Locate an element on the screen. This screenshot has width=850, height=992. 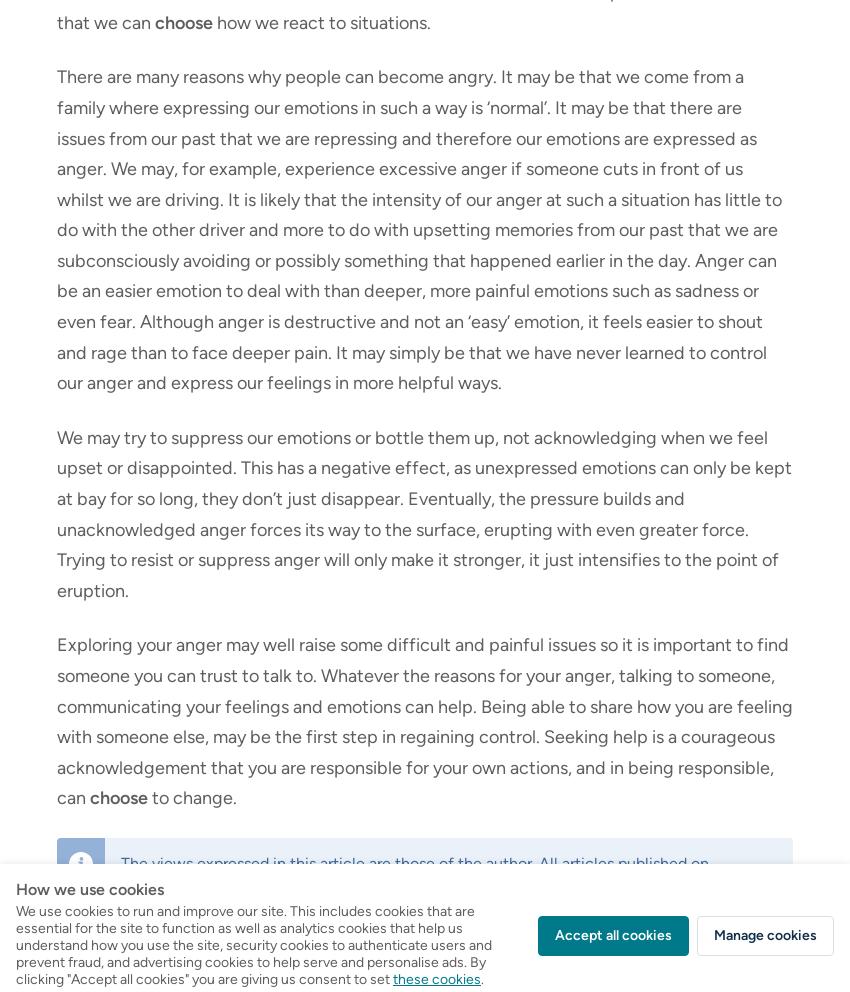
'There are many reasons why people can become angry. It may be that we come from a family where expressing our emotions in such a way is ‘normal’. It may be that there are issues from our past that we are repressing and therefore our emotions are expressed as anger. We may, for example, experience excessive anger if someone cuts in front of us whilst we are driving. It is likely that the intensity of our anger at such a situation has little to do with the other driver and more to do with upsetting memories from our past that we are subconsciously avoiding or possibly something that happened earlier in the day. Anger can be an easier emotion to deal with than deeper, more painful emotions such as sadness or even fear. Although anger is destructive and not an ‘easy’ emotion, it feels easier to shout and rage than to face deeper pain. It may simply be that we have never learned to control our anger and express our feelings in more helpful ways.' is located at coordinates (419, 230).